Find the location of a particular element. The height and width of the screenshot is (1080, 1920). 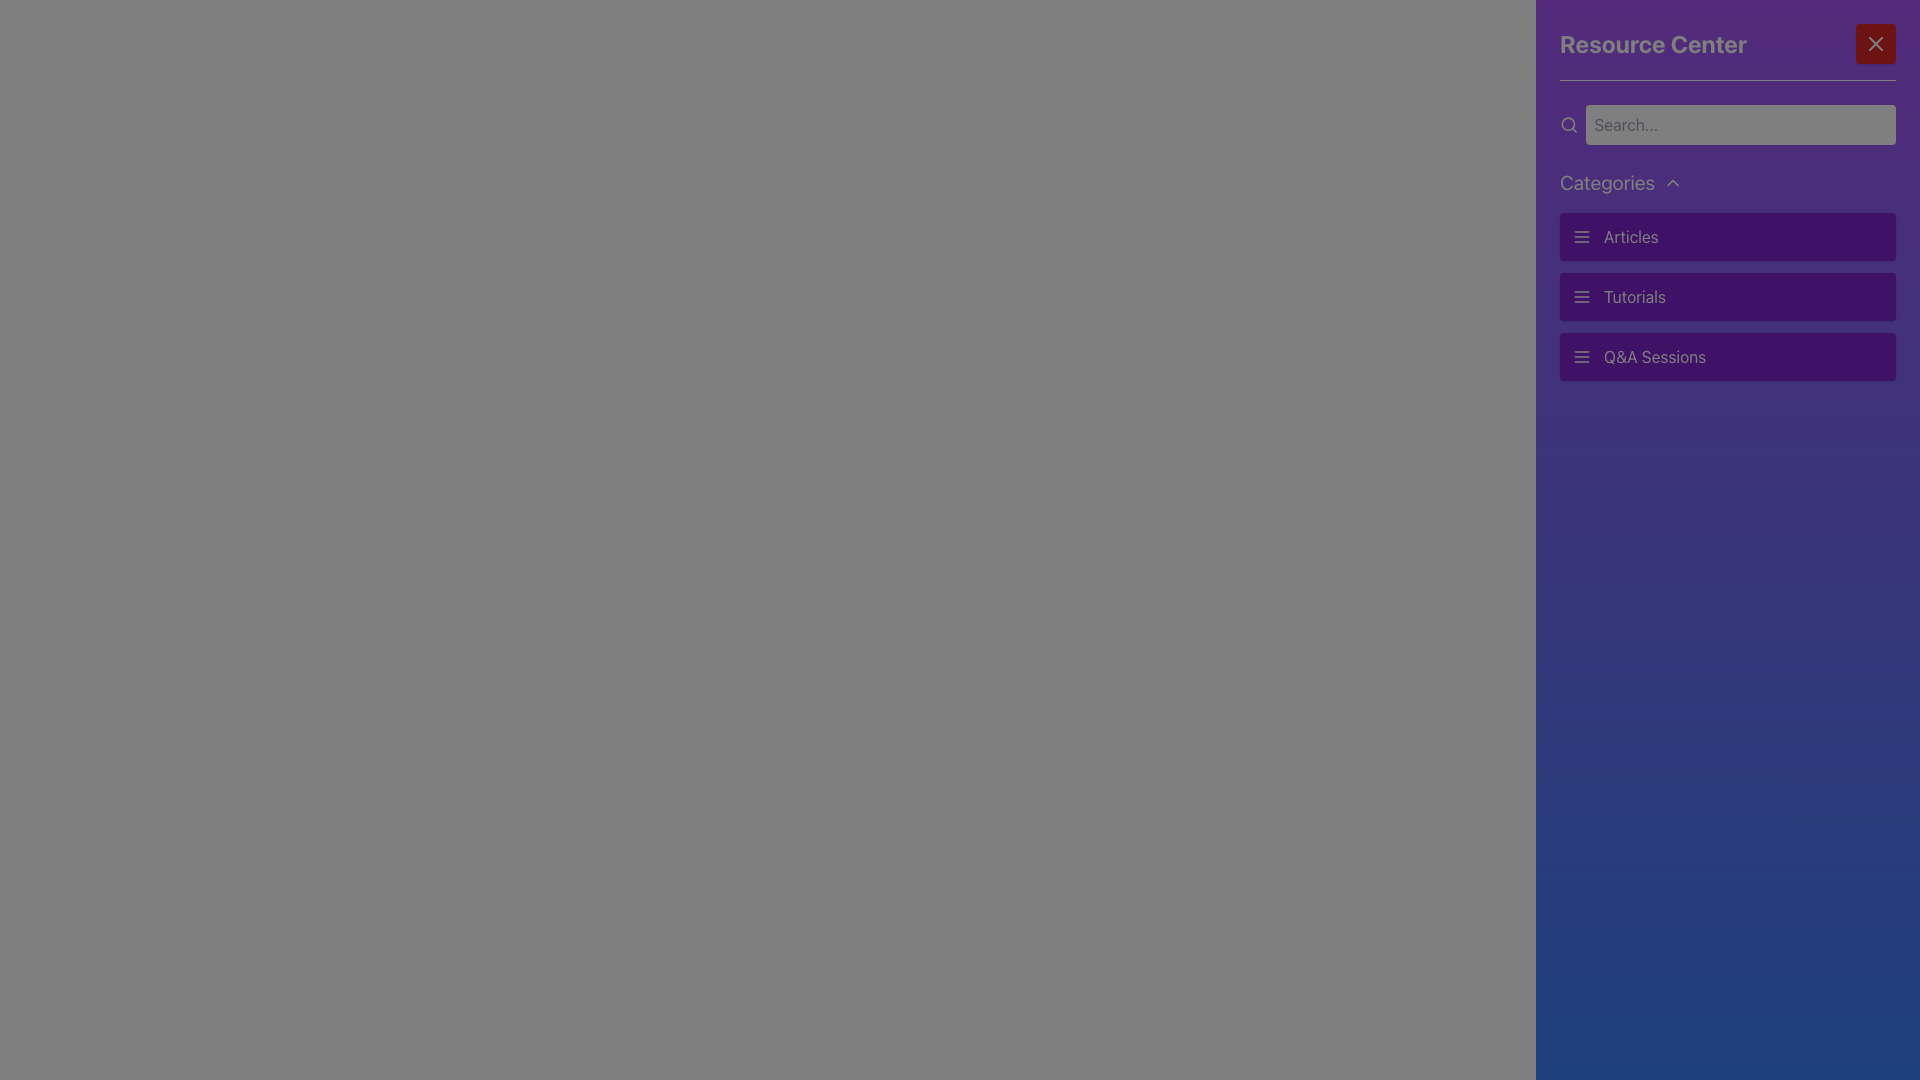

the text element displaying 'Resource Center', which is prominently styled in bold, large font against a purple gradient background, located at the top-left corner of the interface's header is located at coordinates (1653, 43).